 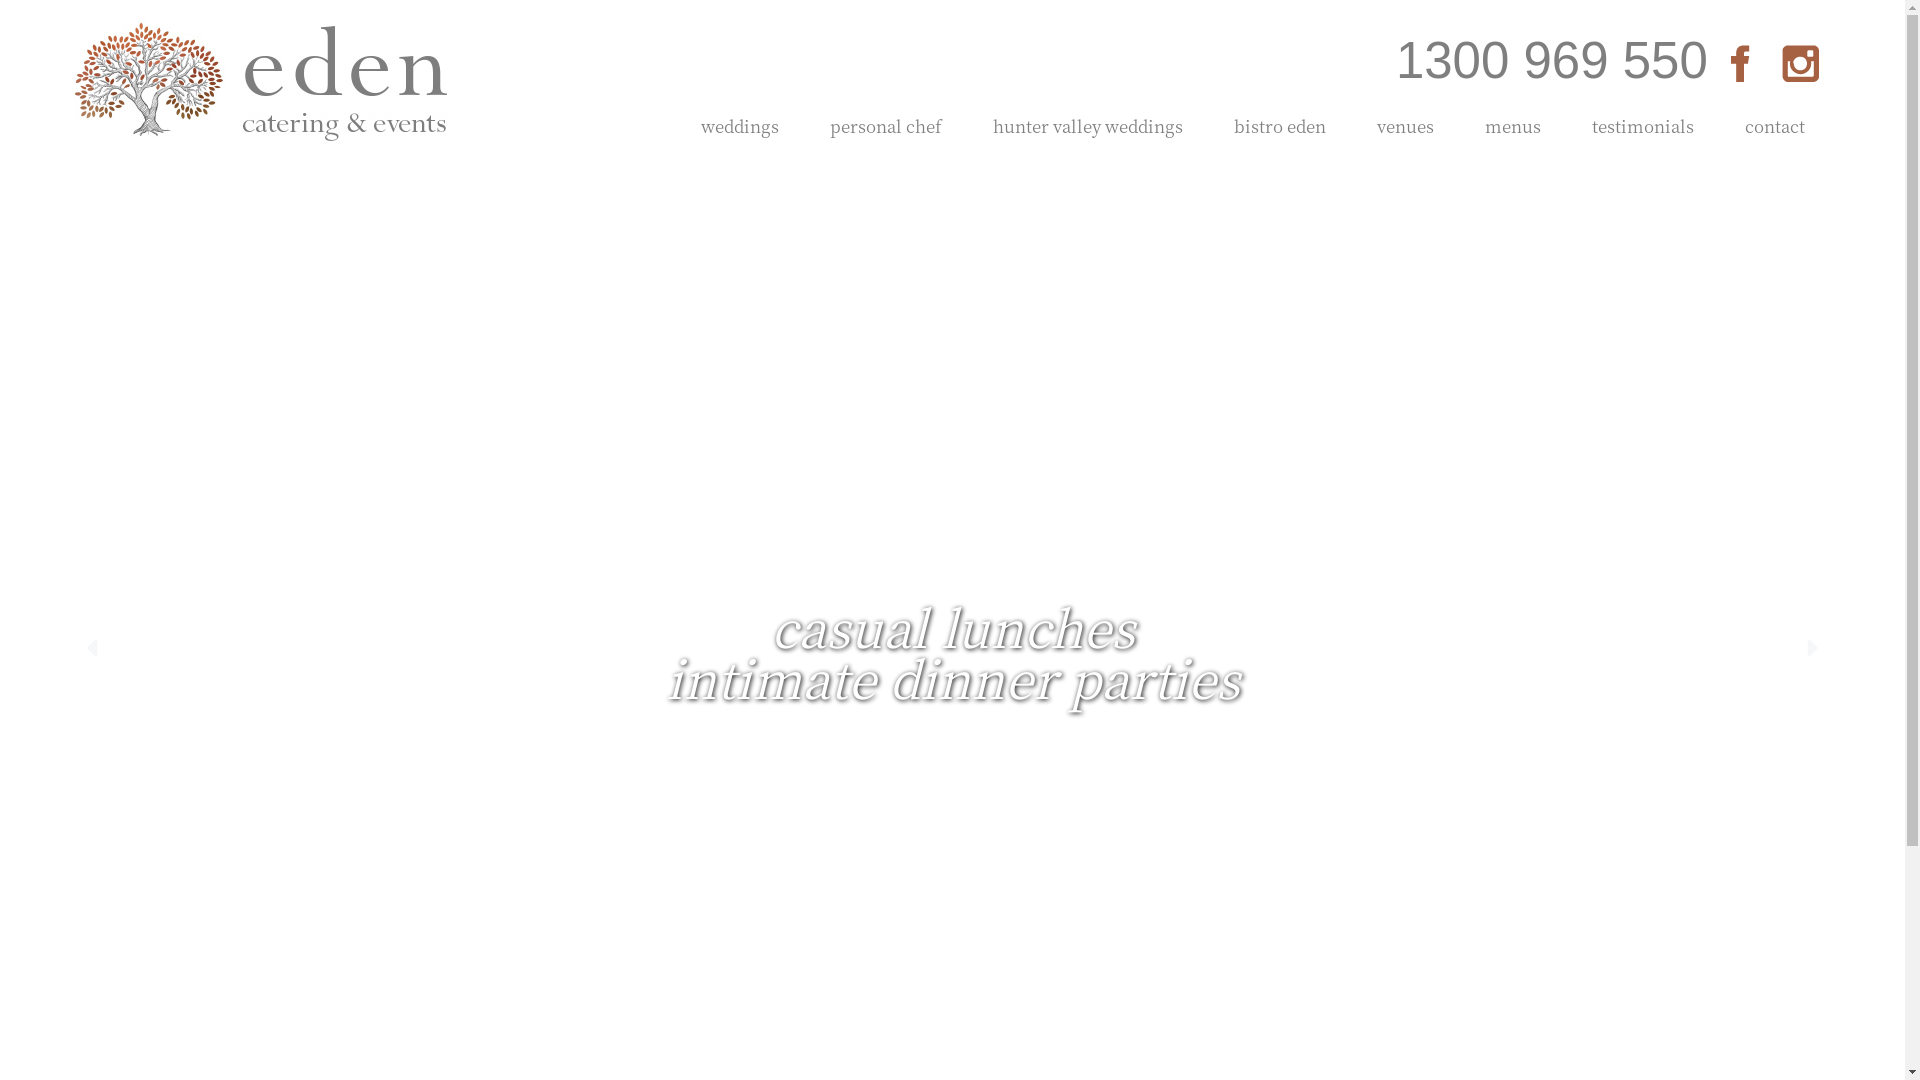 What do you see at coordinates (1405, 126) in the screenshot?
I see `'venues'` at bounding box center [1405, 126].